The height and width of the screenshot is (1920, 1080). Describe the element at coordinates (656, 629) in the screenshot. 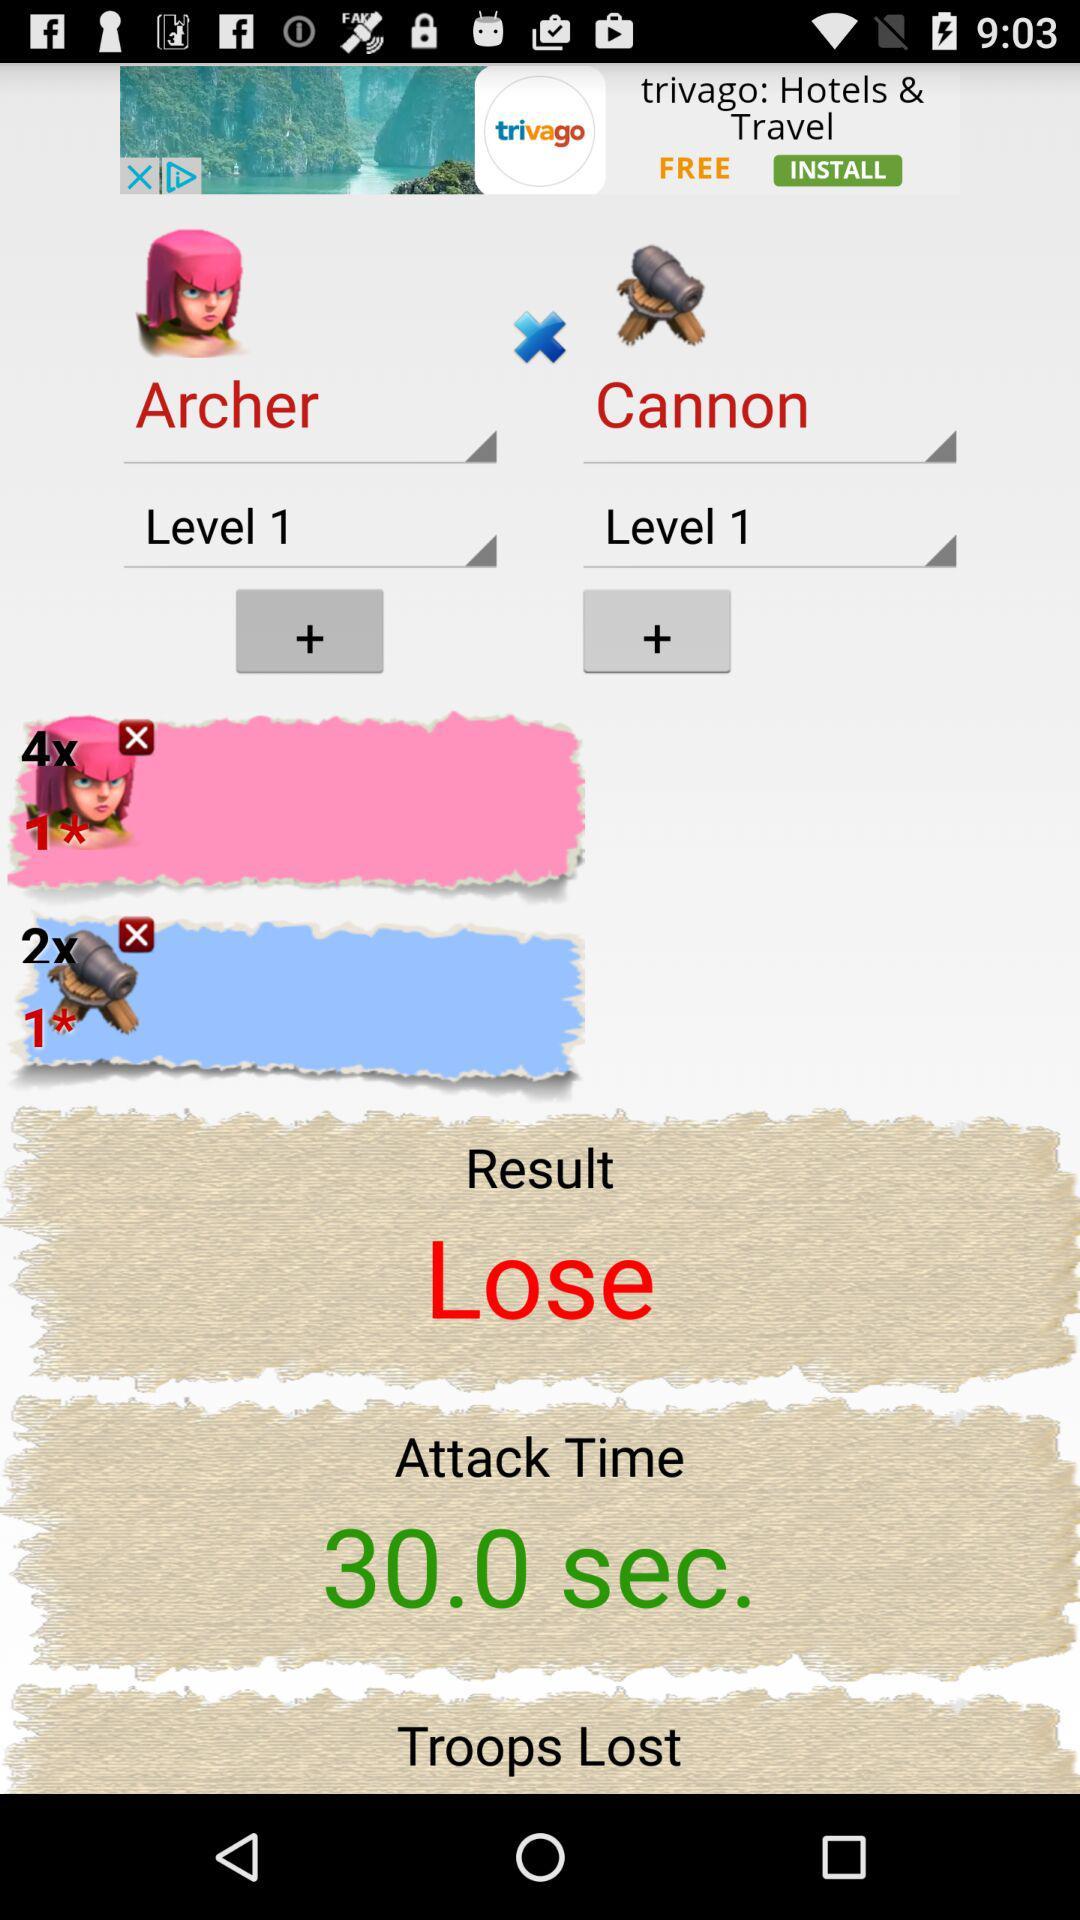

I see `the icon which is below the cannon` at that location.